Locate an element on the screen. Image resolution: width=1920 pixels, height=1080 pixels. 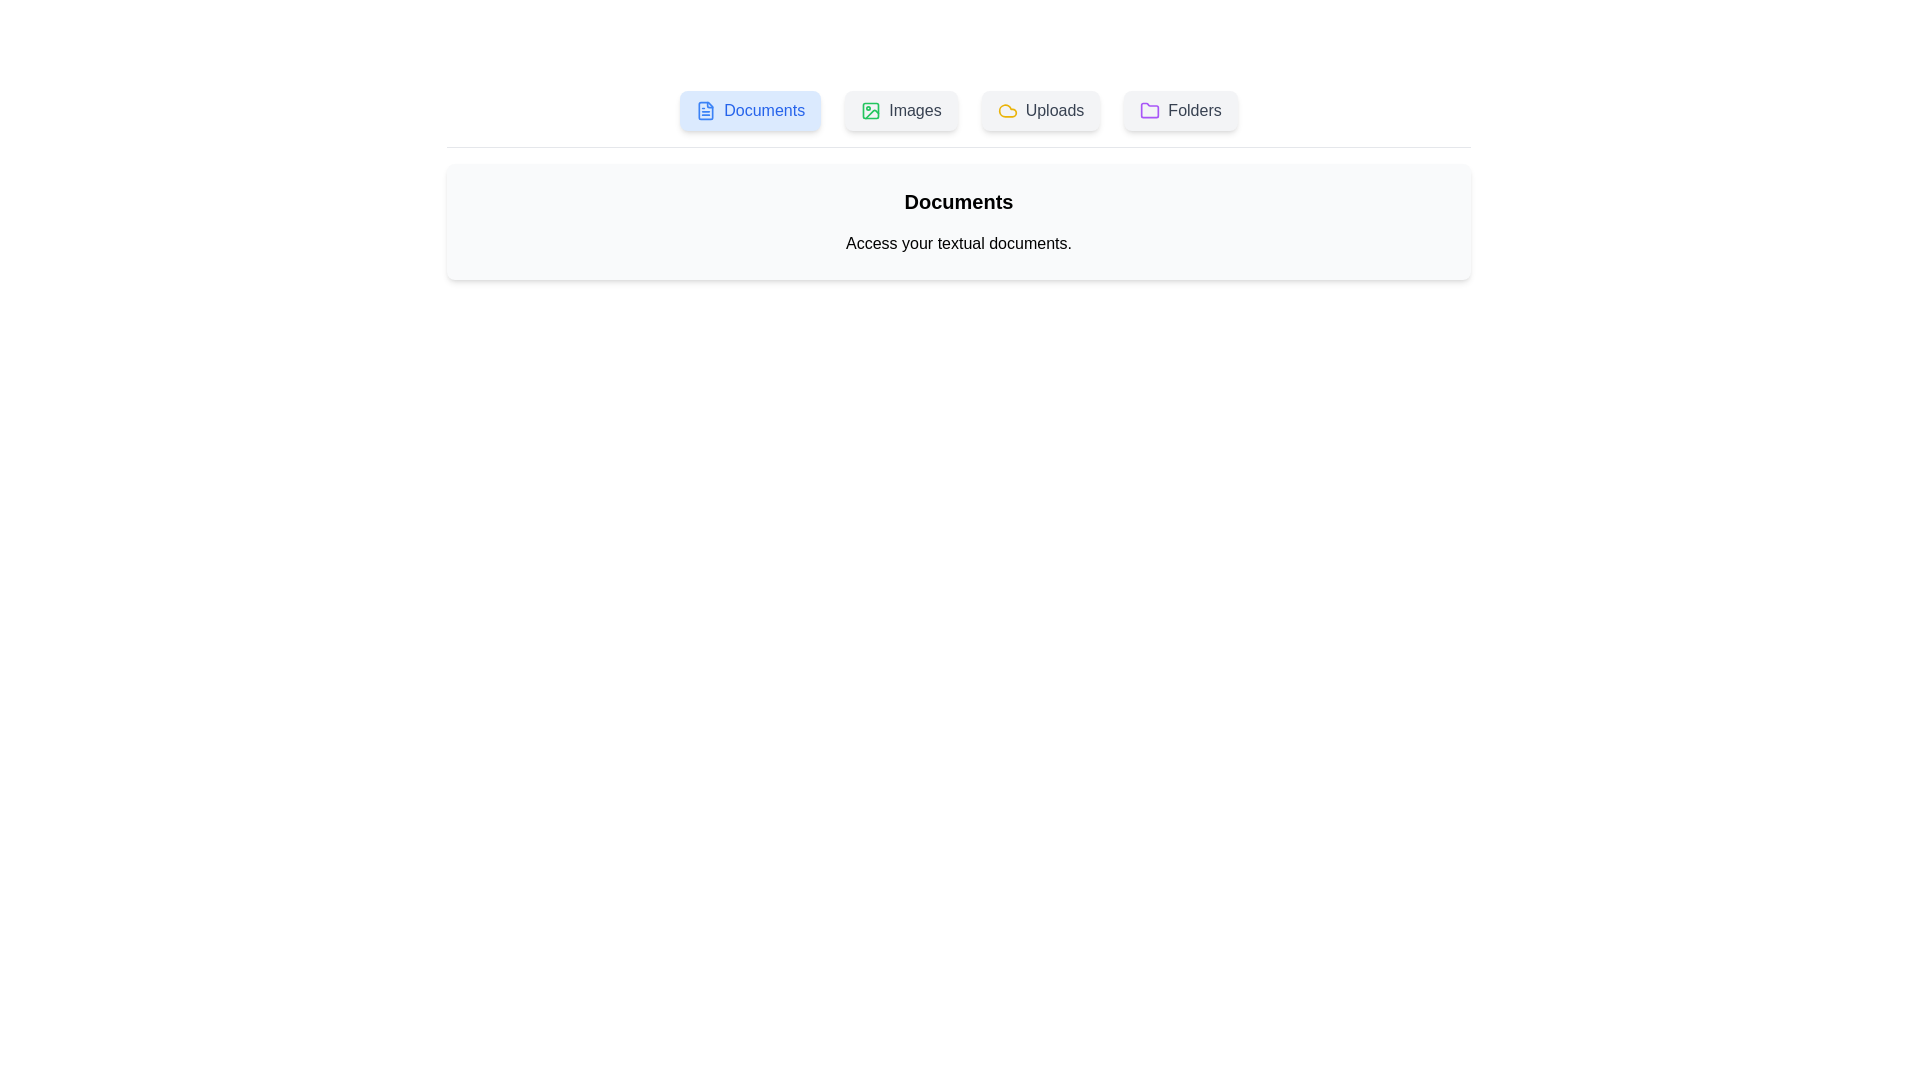
the 'Folders' tab to view its content is located at coordinates (1180, 111).